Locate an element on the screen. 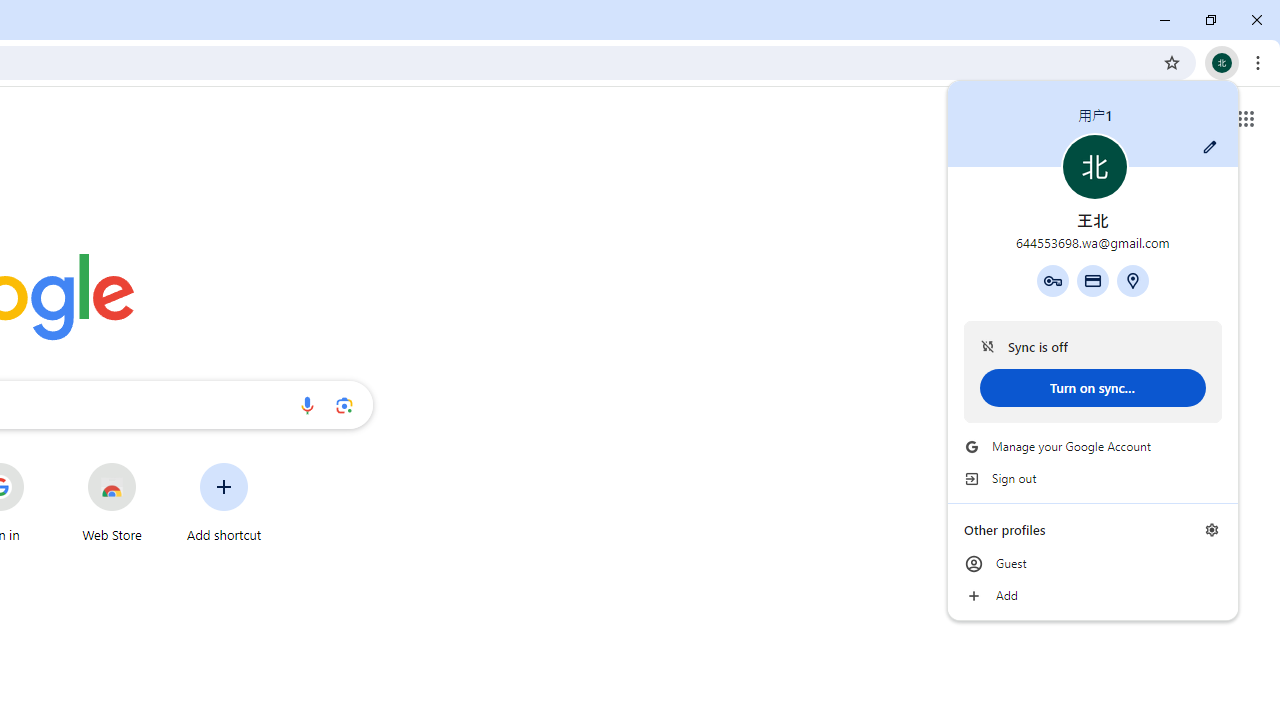  'Google Password Manager' is located at coordinates (1051, 280).